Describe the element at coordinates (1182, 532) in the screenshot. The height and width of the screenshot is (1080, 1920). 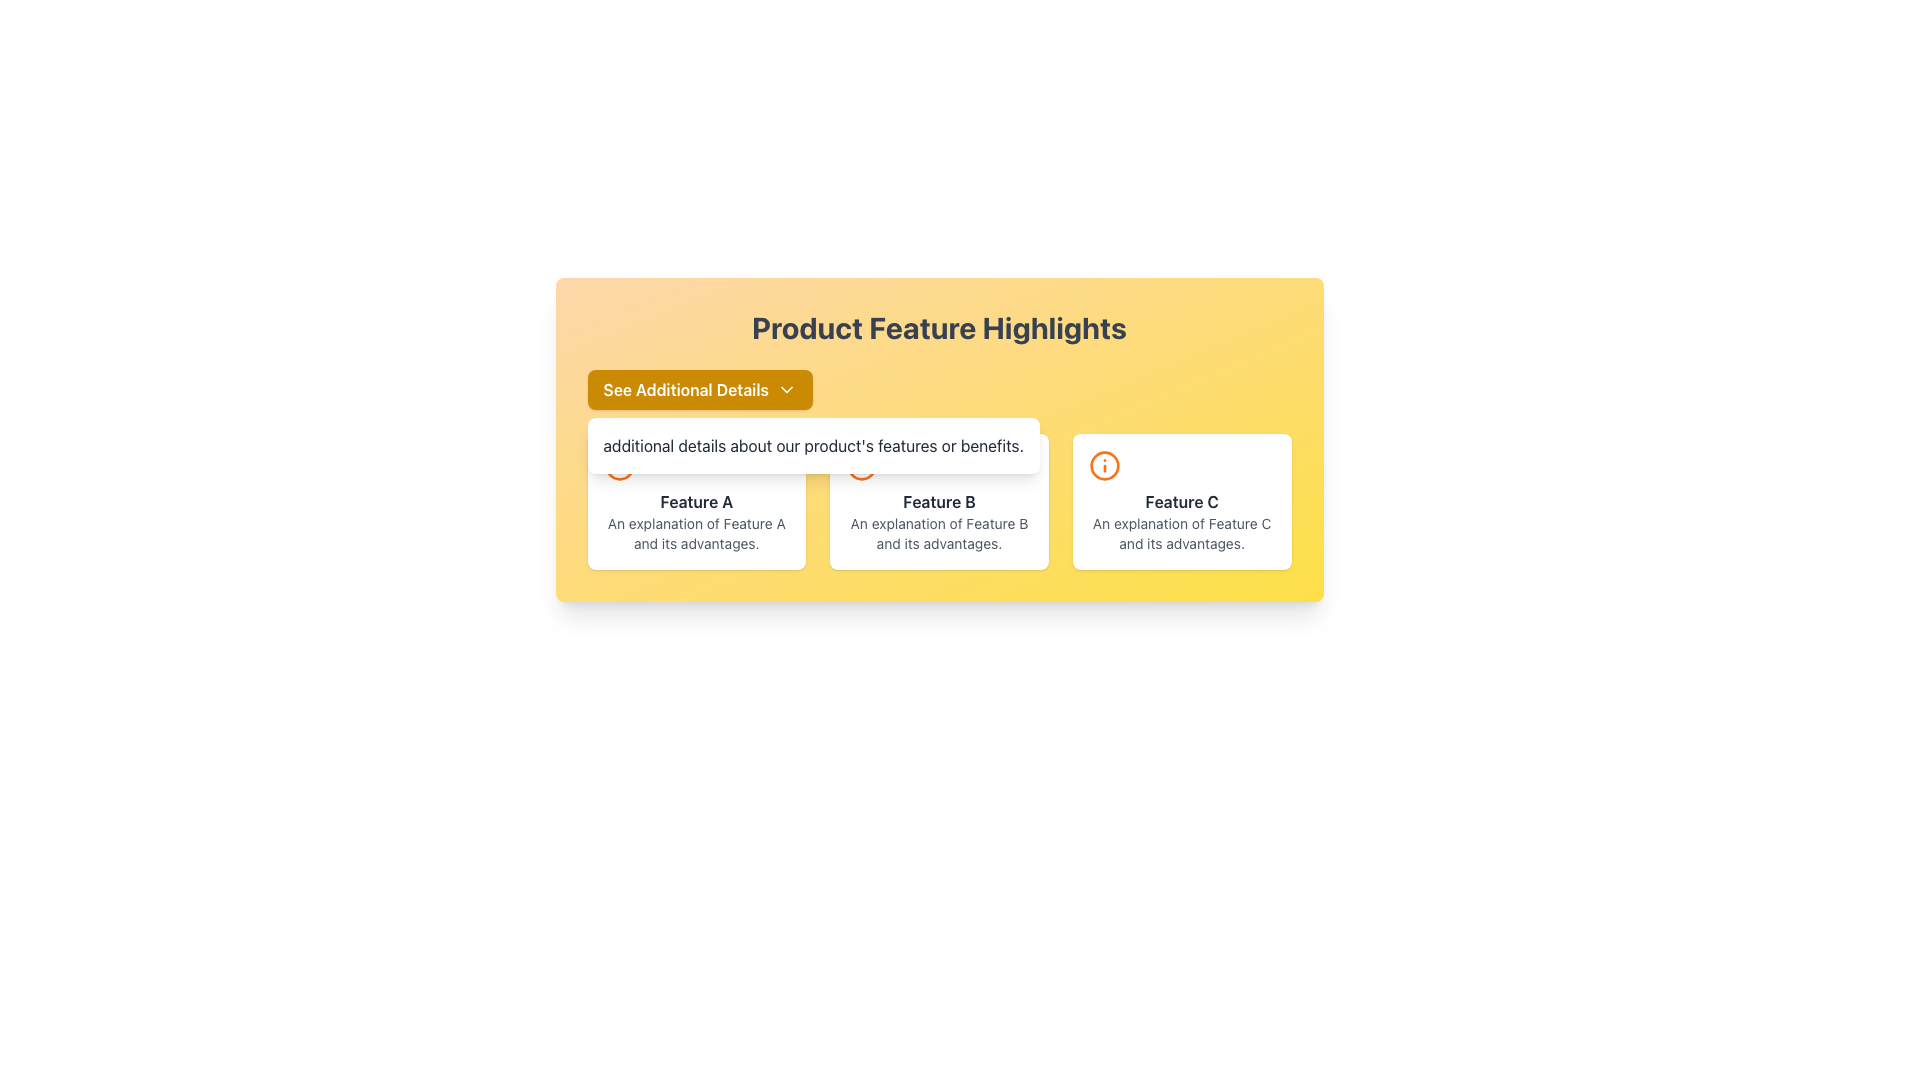
I see `text that says 'An explanation of Feature C and its advantages.' located beneath the heading 'Feature C' and next to an orange icon` at that location.